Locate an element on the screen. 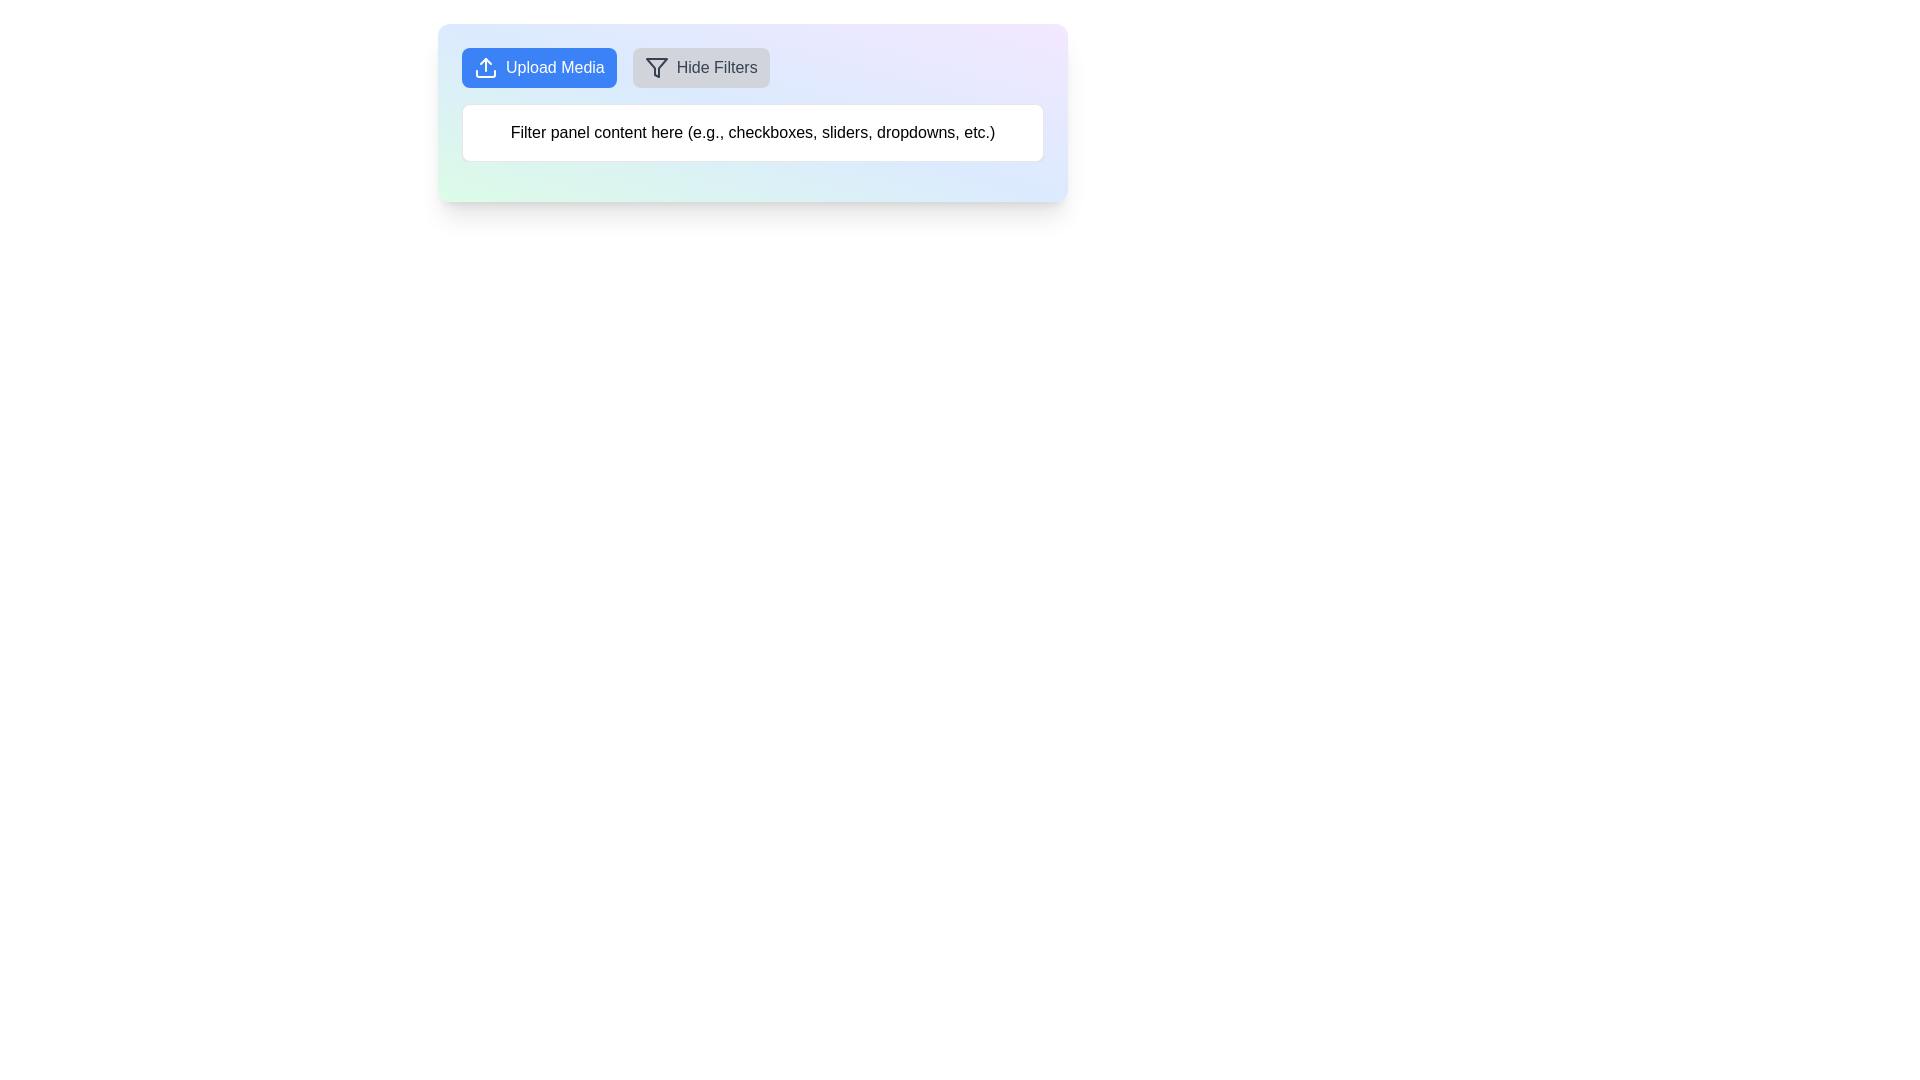  the 'Hide Filters' button located within the central filter interface panel to conceal the filter panel is located at coordinates (752, 112).